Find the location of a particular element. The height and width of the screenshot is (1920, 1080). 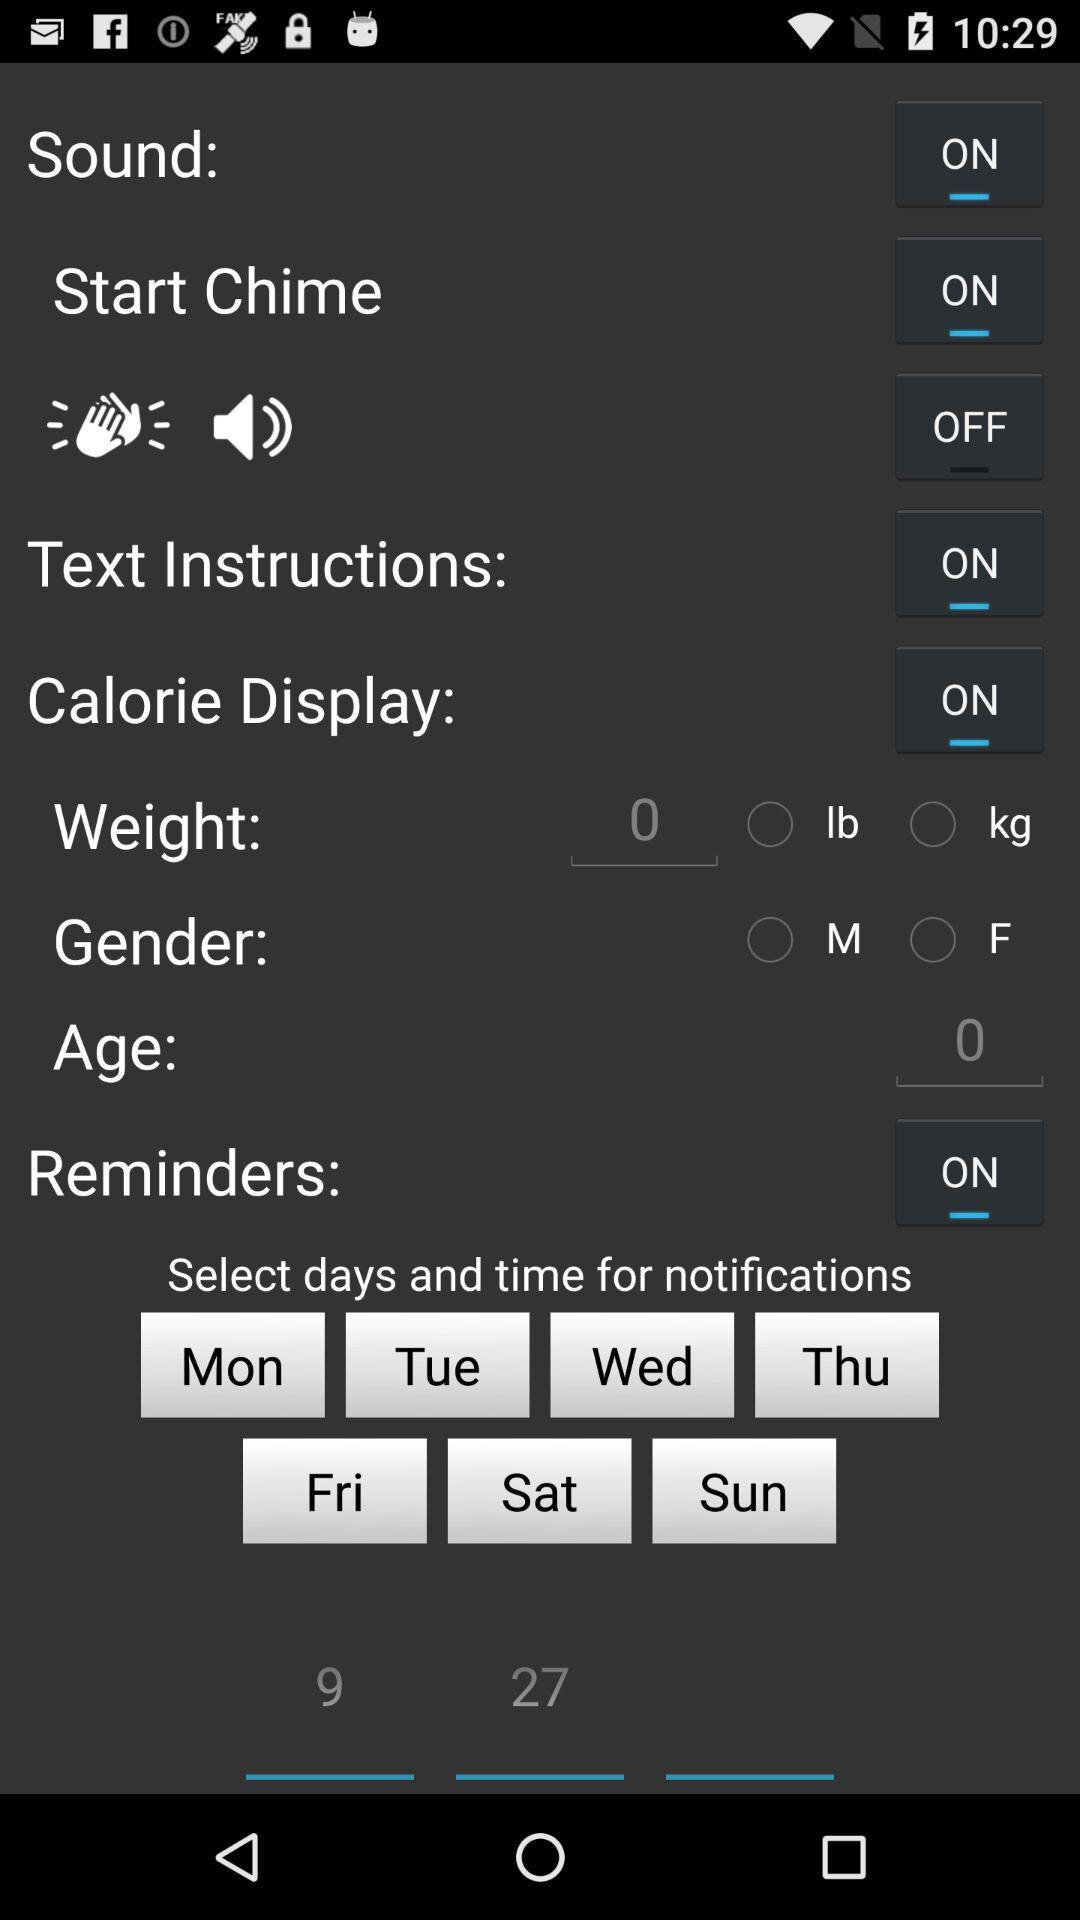

switch to kilogram option is located at coordinates (938, 824).